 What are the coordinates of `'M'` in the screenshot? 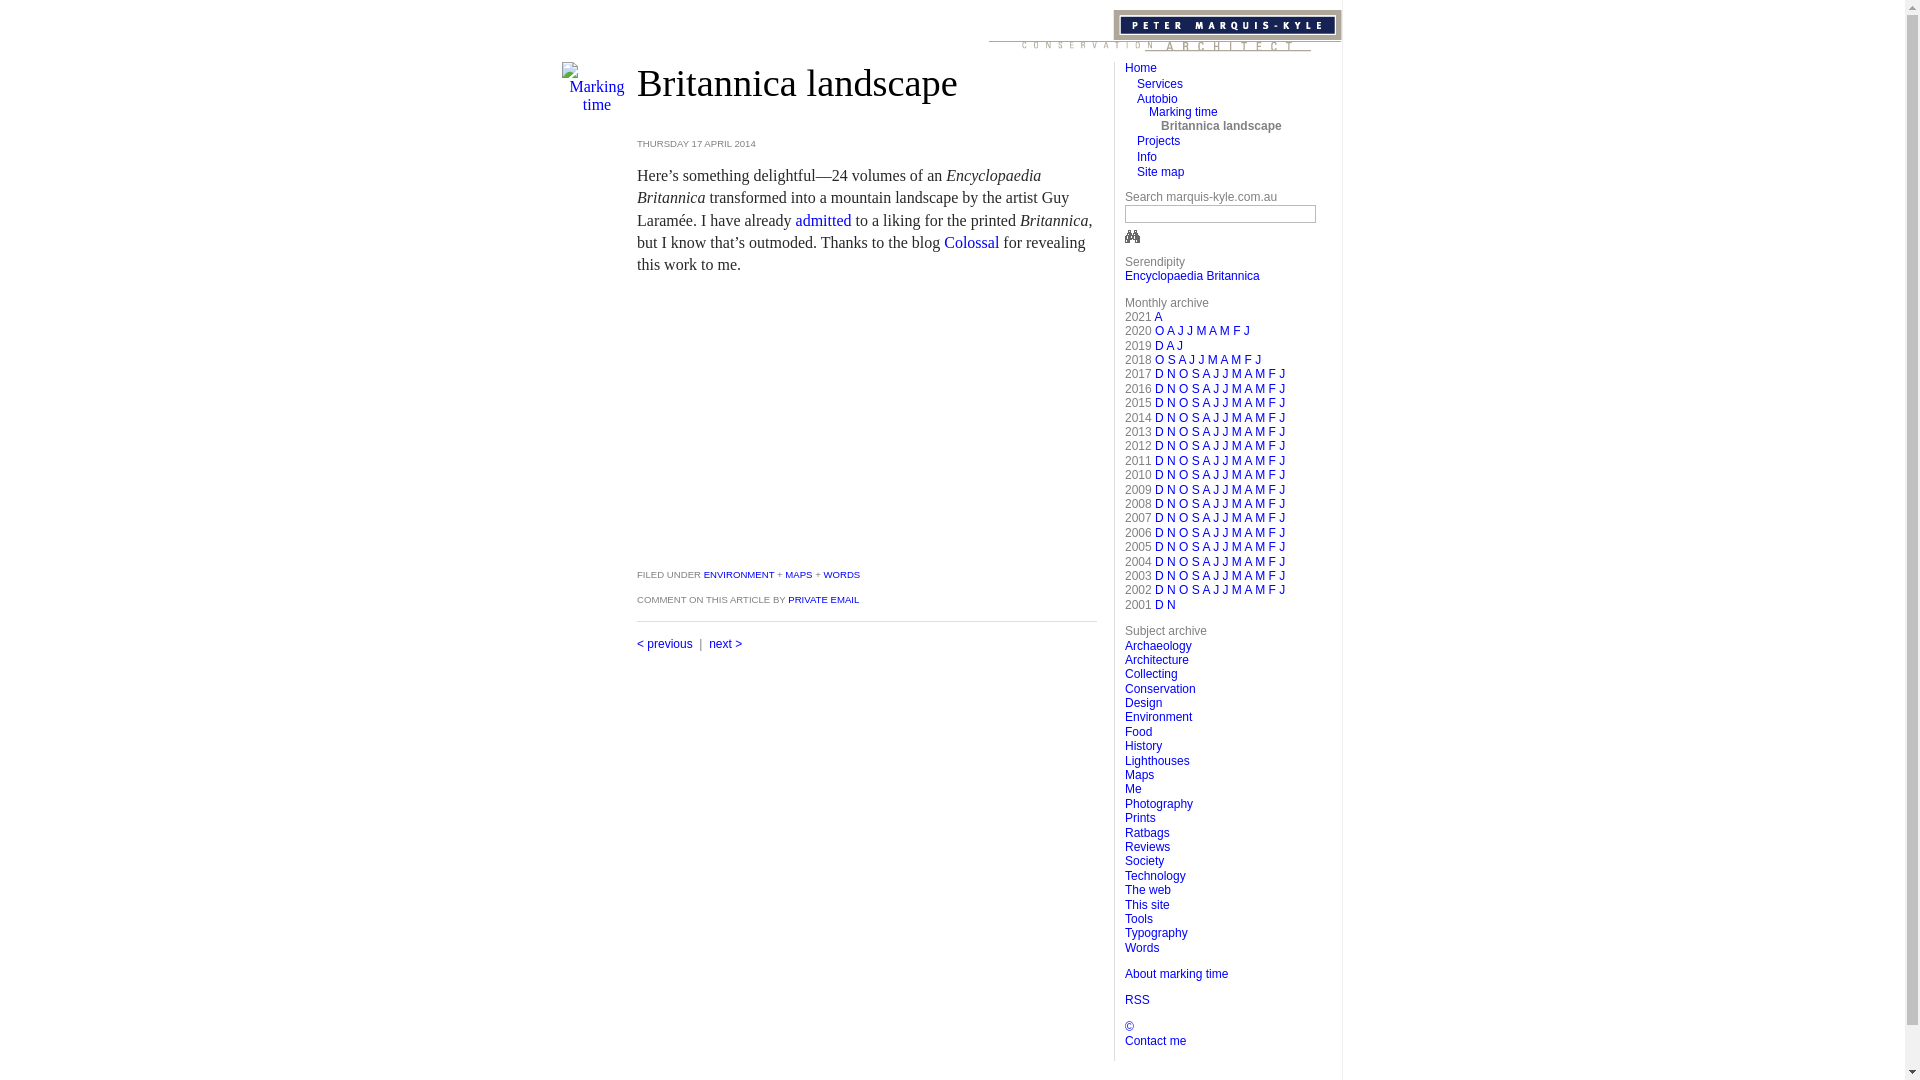 It's located at (1258, 503).